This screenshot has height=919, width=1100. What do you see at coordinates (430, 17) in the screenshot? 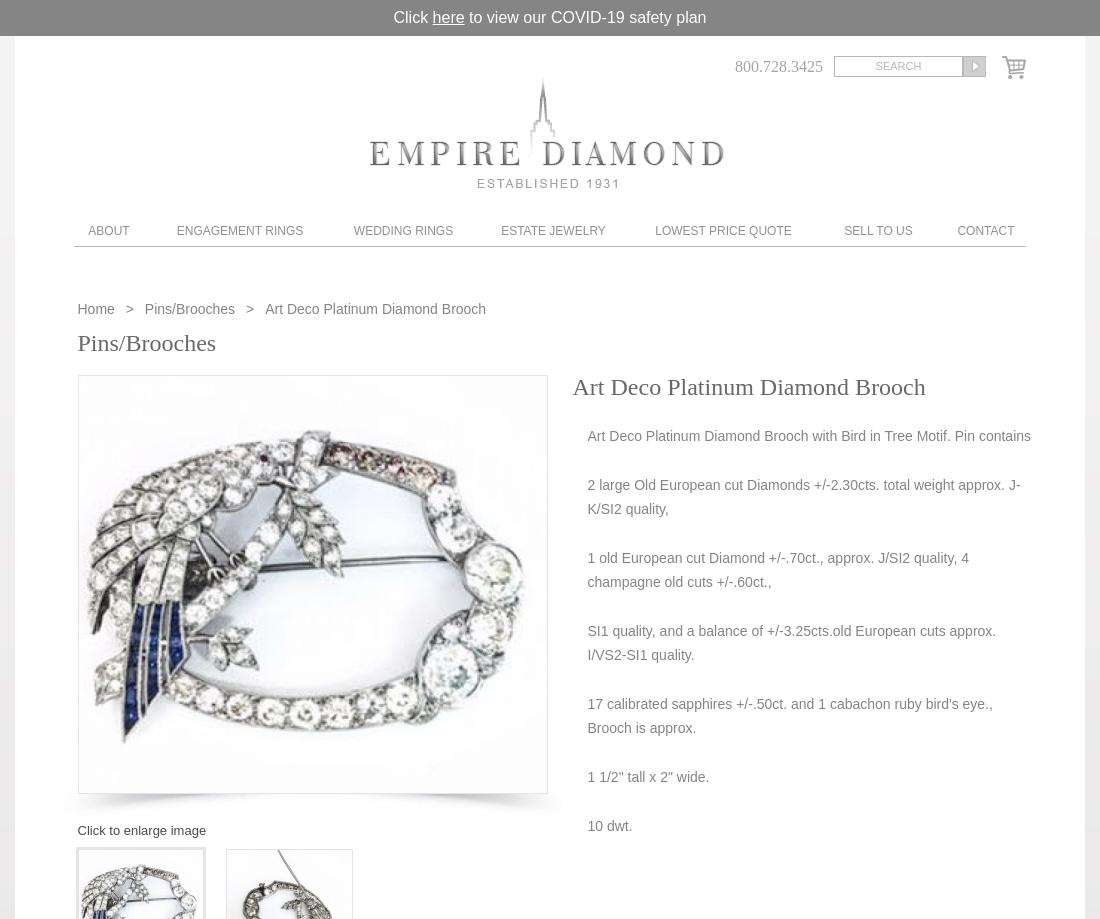
I see `'here'` at bounding box center [430, 17].